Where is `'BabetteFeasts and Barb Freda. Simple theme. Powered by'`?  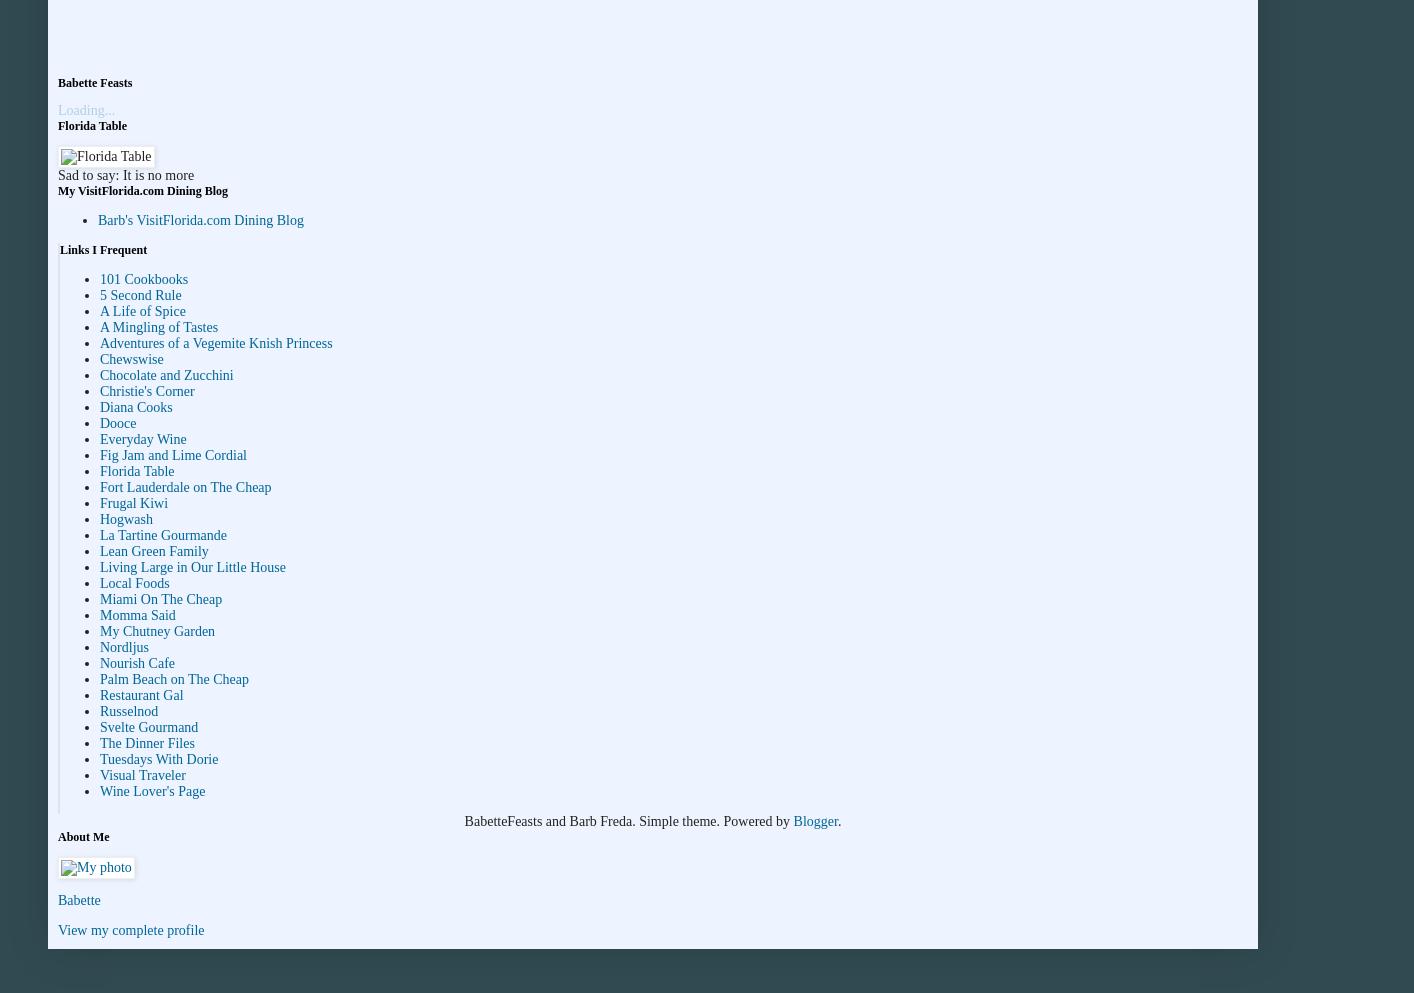 'BabetteFeasts and Barb Freda. Simple theme. Powered by' is located at coordinates (627, 821).